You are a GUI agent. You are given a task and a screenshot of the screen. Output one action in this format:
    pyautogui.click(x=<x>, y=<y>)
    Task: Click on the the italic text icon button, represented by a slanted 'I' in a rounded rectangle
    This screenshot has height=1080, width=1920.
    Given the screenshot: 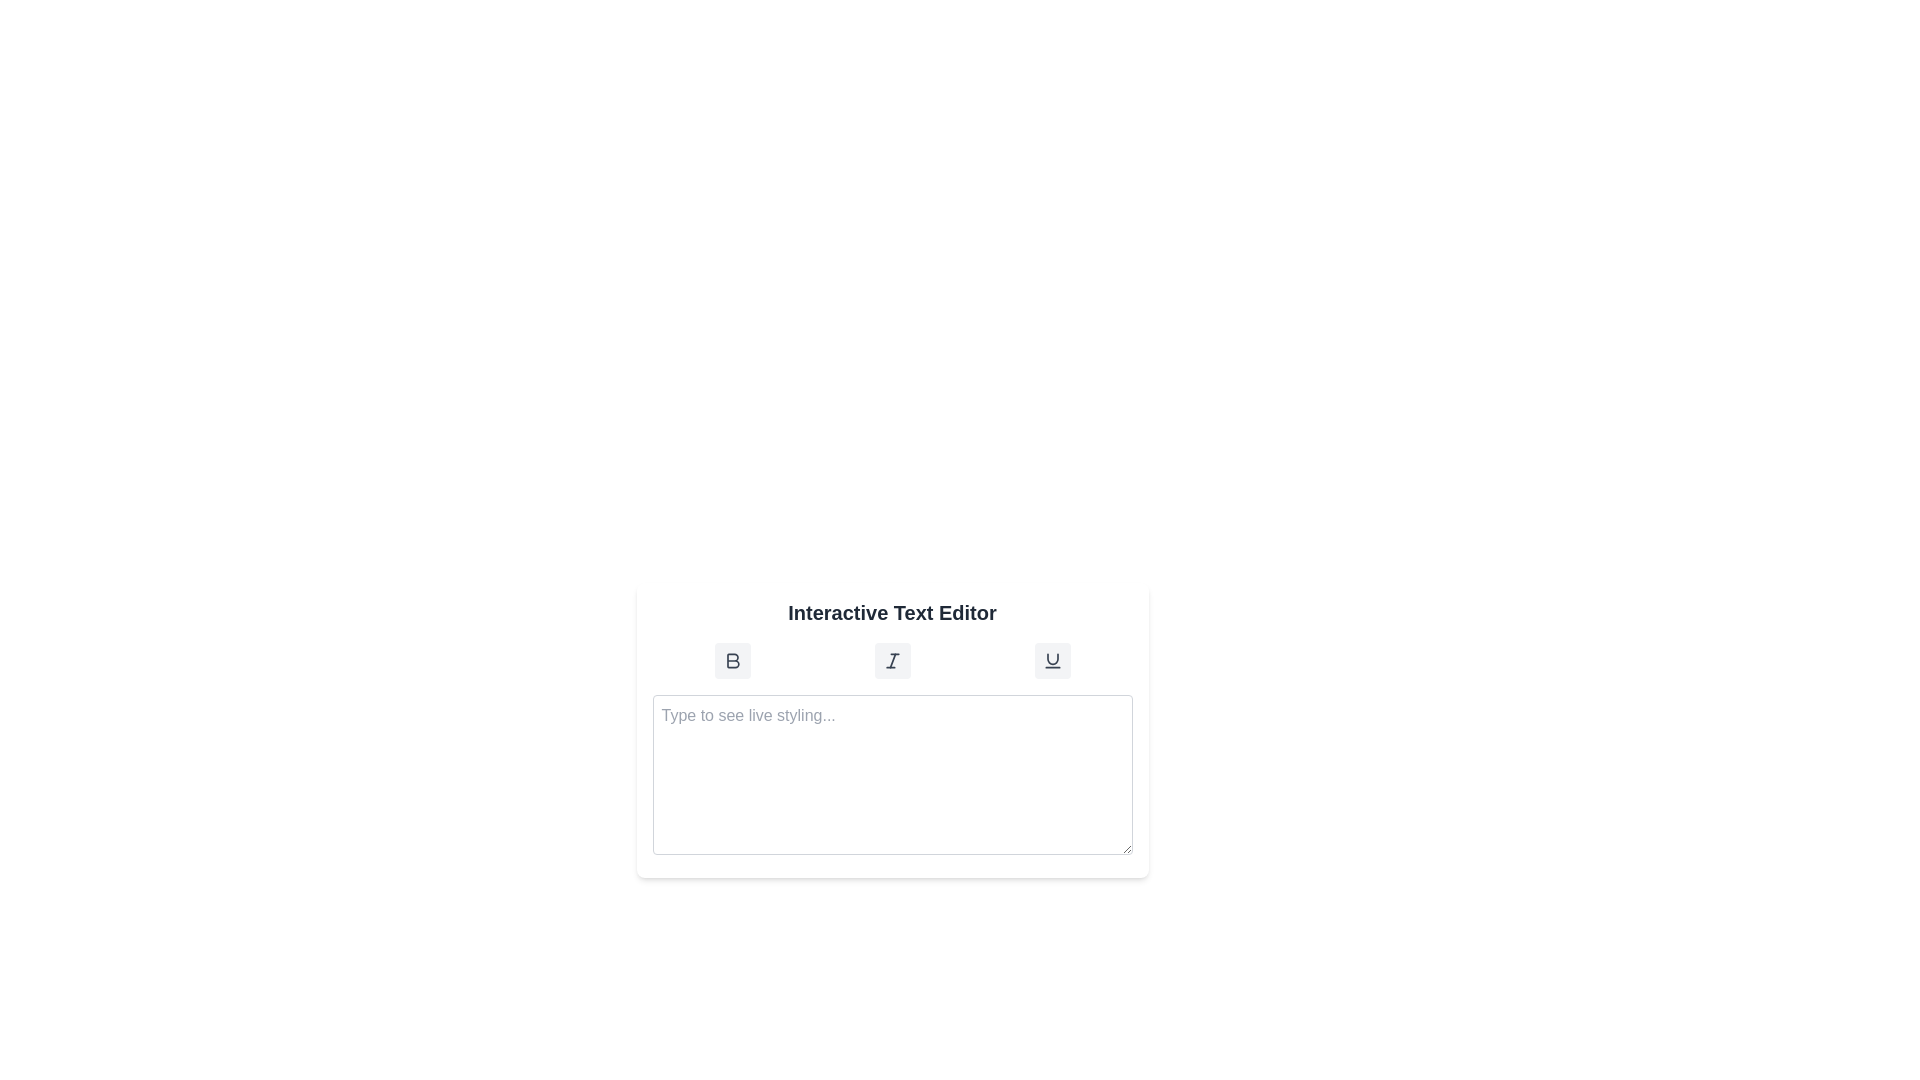 What is the action you would take?
    pyautogui.click(x=891, y=660)
    